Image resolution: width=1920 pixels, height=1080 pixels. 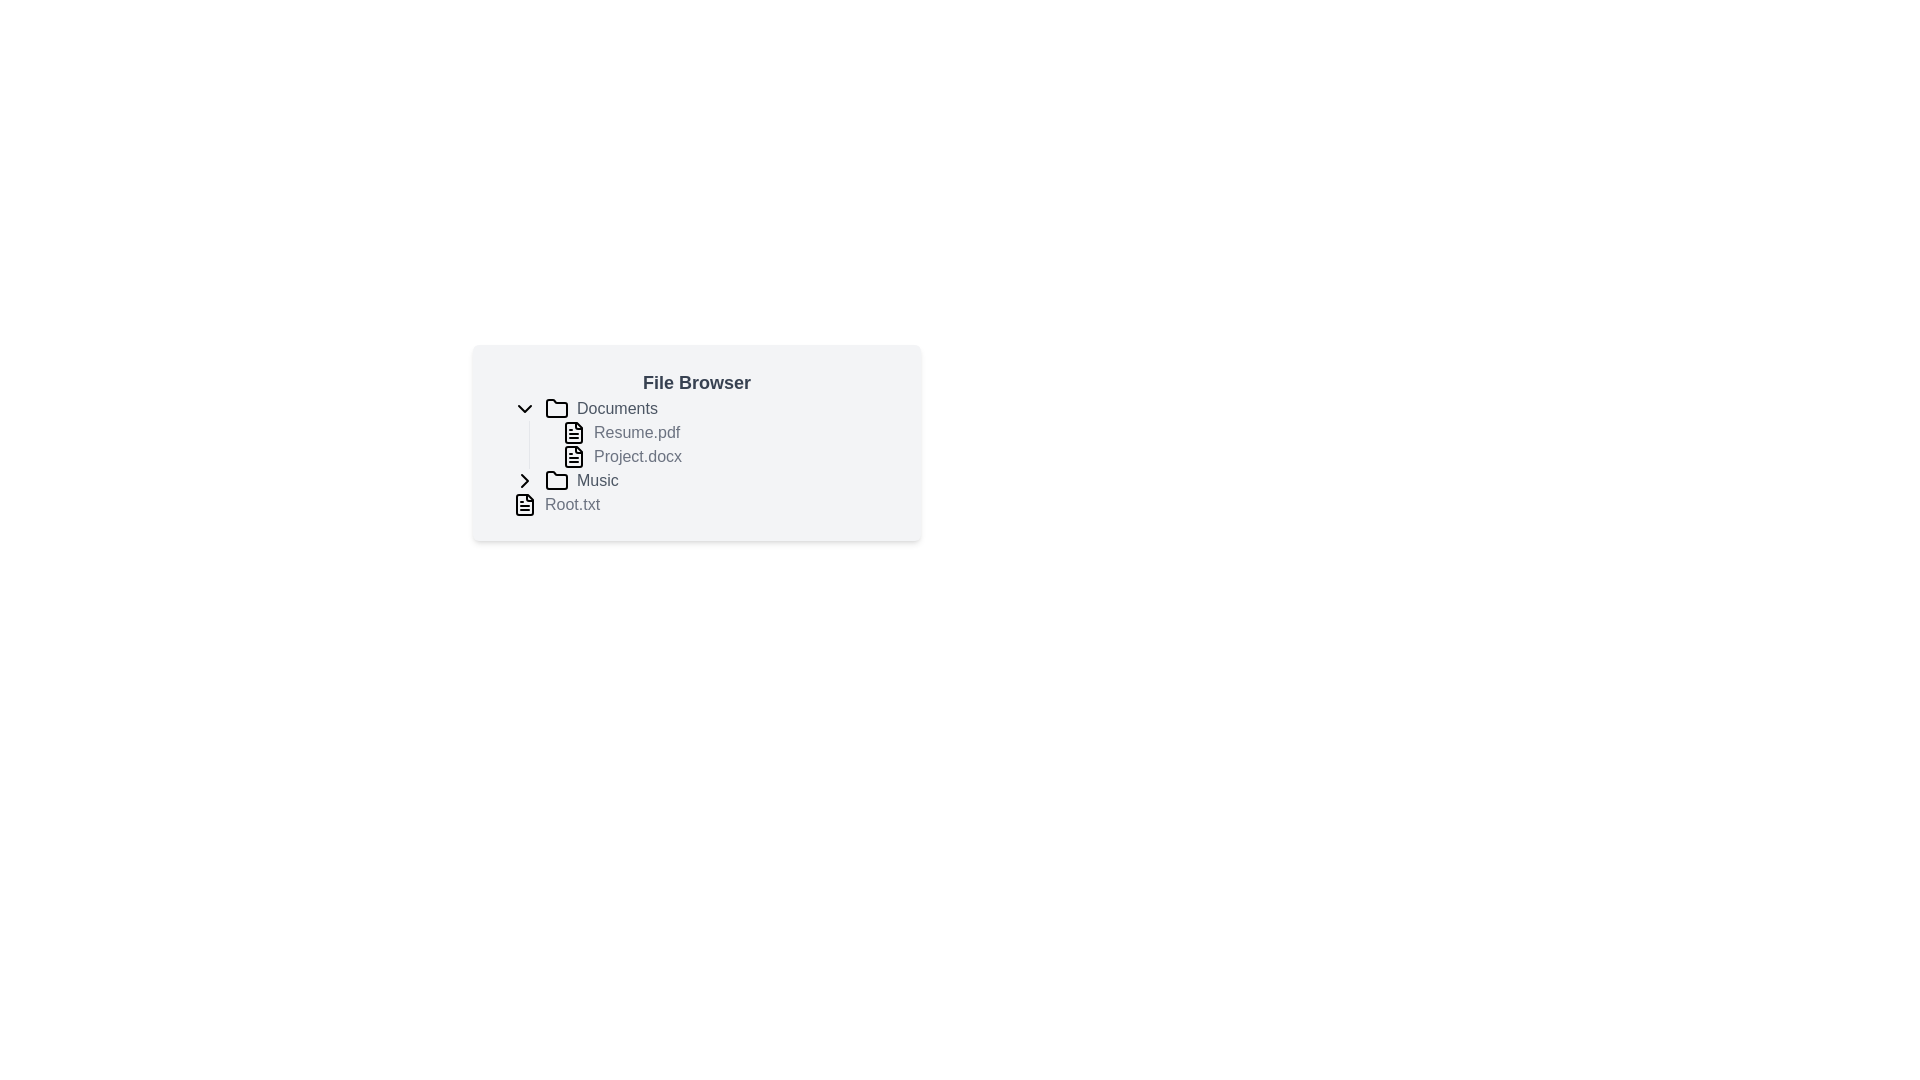 I want to click on the down-pointing chevron icon located to the left of the 'Documents' text, so click(x=524, y=407).